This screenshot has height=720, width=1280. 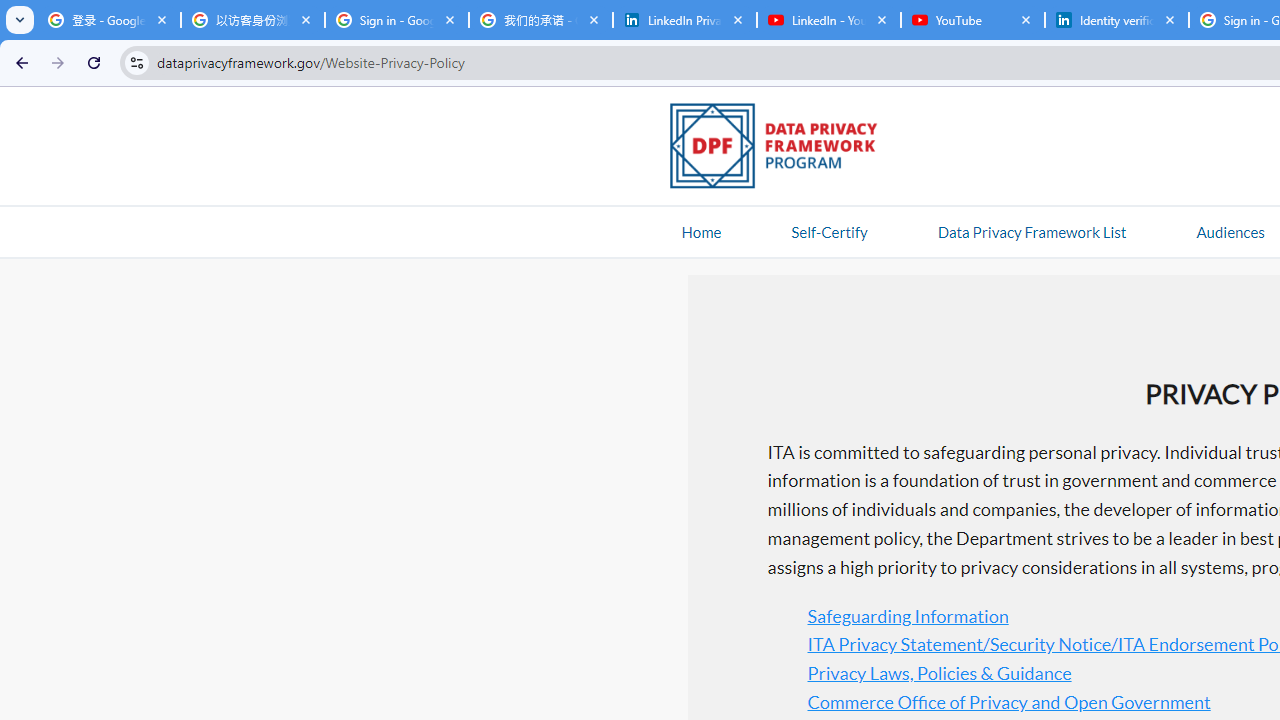 What do you see at coordinates (829, 230) in the screenshot?
I see `'Self-Certify'` at bounding box center [829, 230].